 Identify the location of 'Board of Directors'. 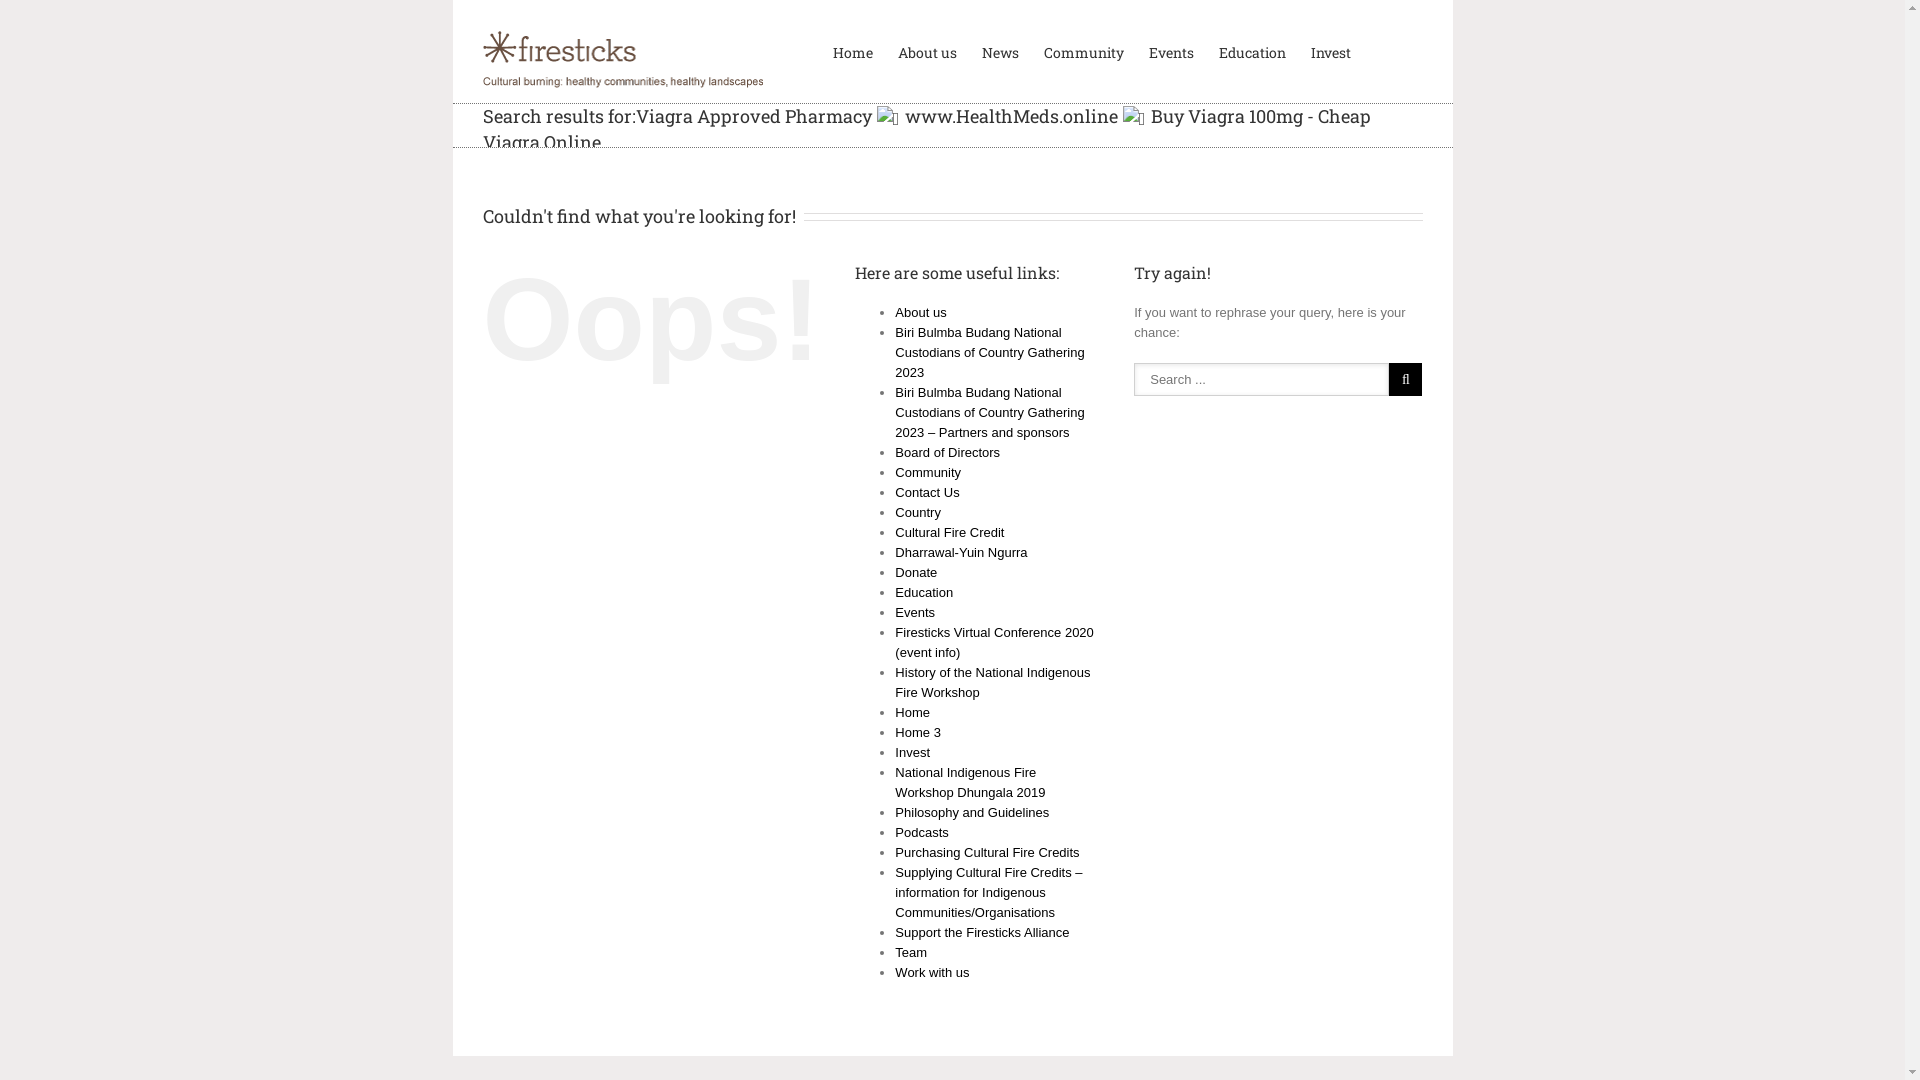
(946, 452).